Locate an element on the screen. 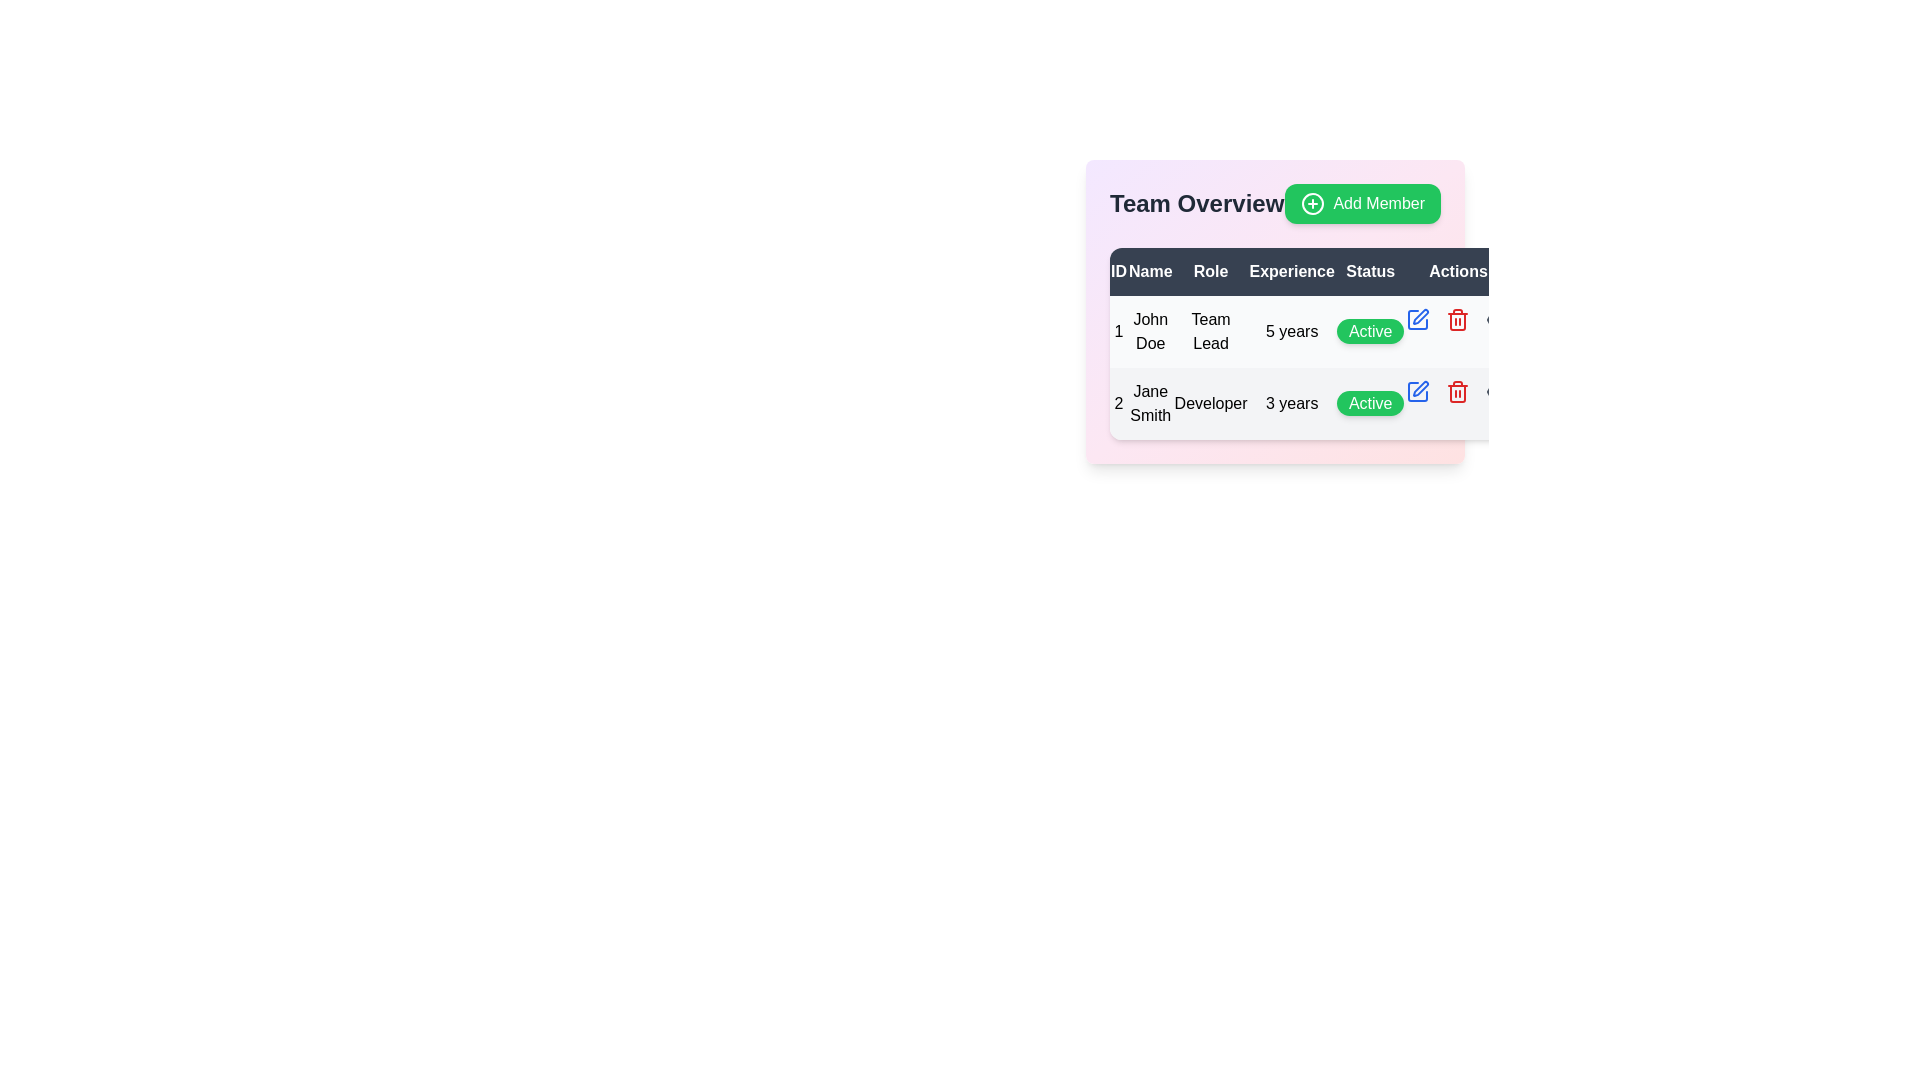  the 'Role' header in the table, which is the third header from the left, indicating that the corresponding column contains data related to roles is located at coordinates (1210, 272).